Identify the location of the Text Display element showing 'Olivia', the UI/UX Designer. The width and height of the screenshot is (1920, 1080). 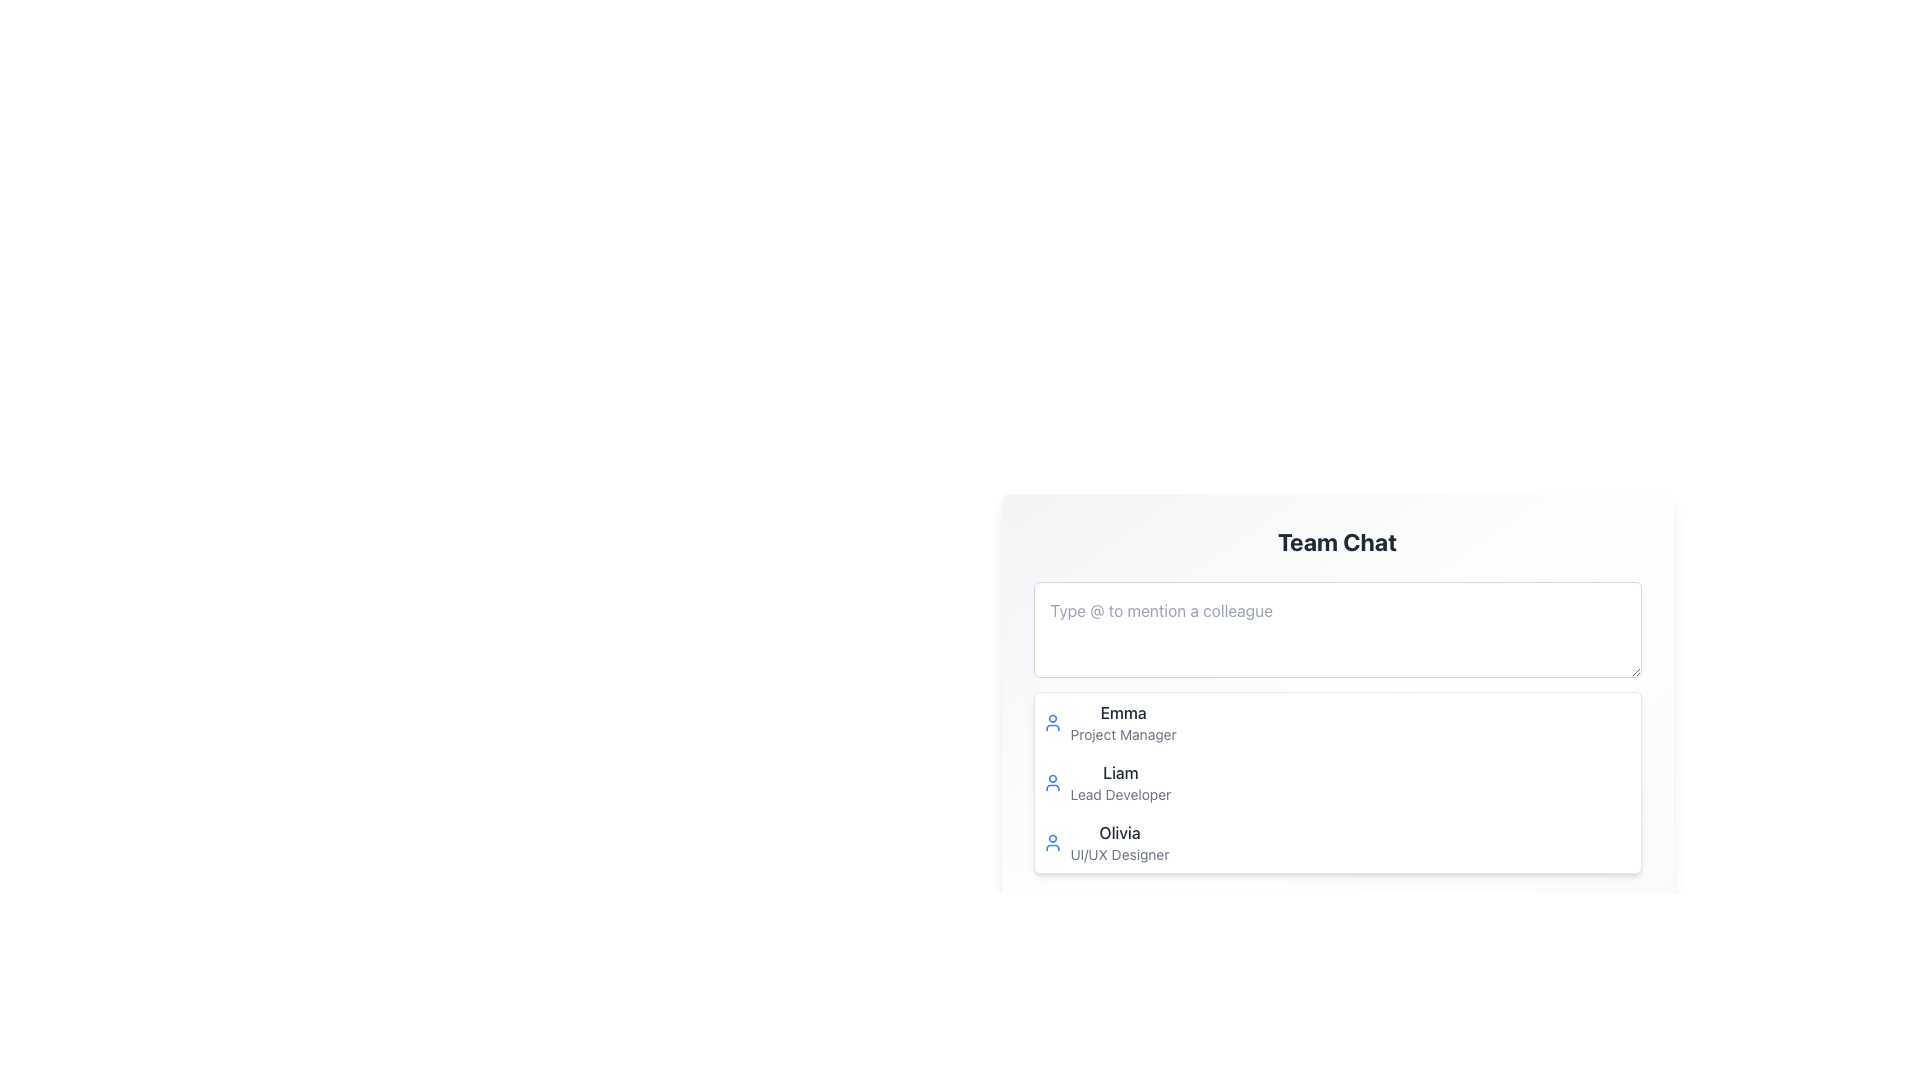
(1118, 843).